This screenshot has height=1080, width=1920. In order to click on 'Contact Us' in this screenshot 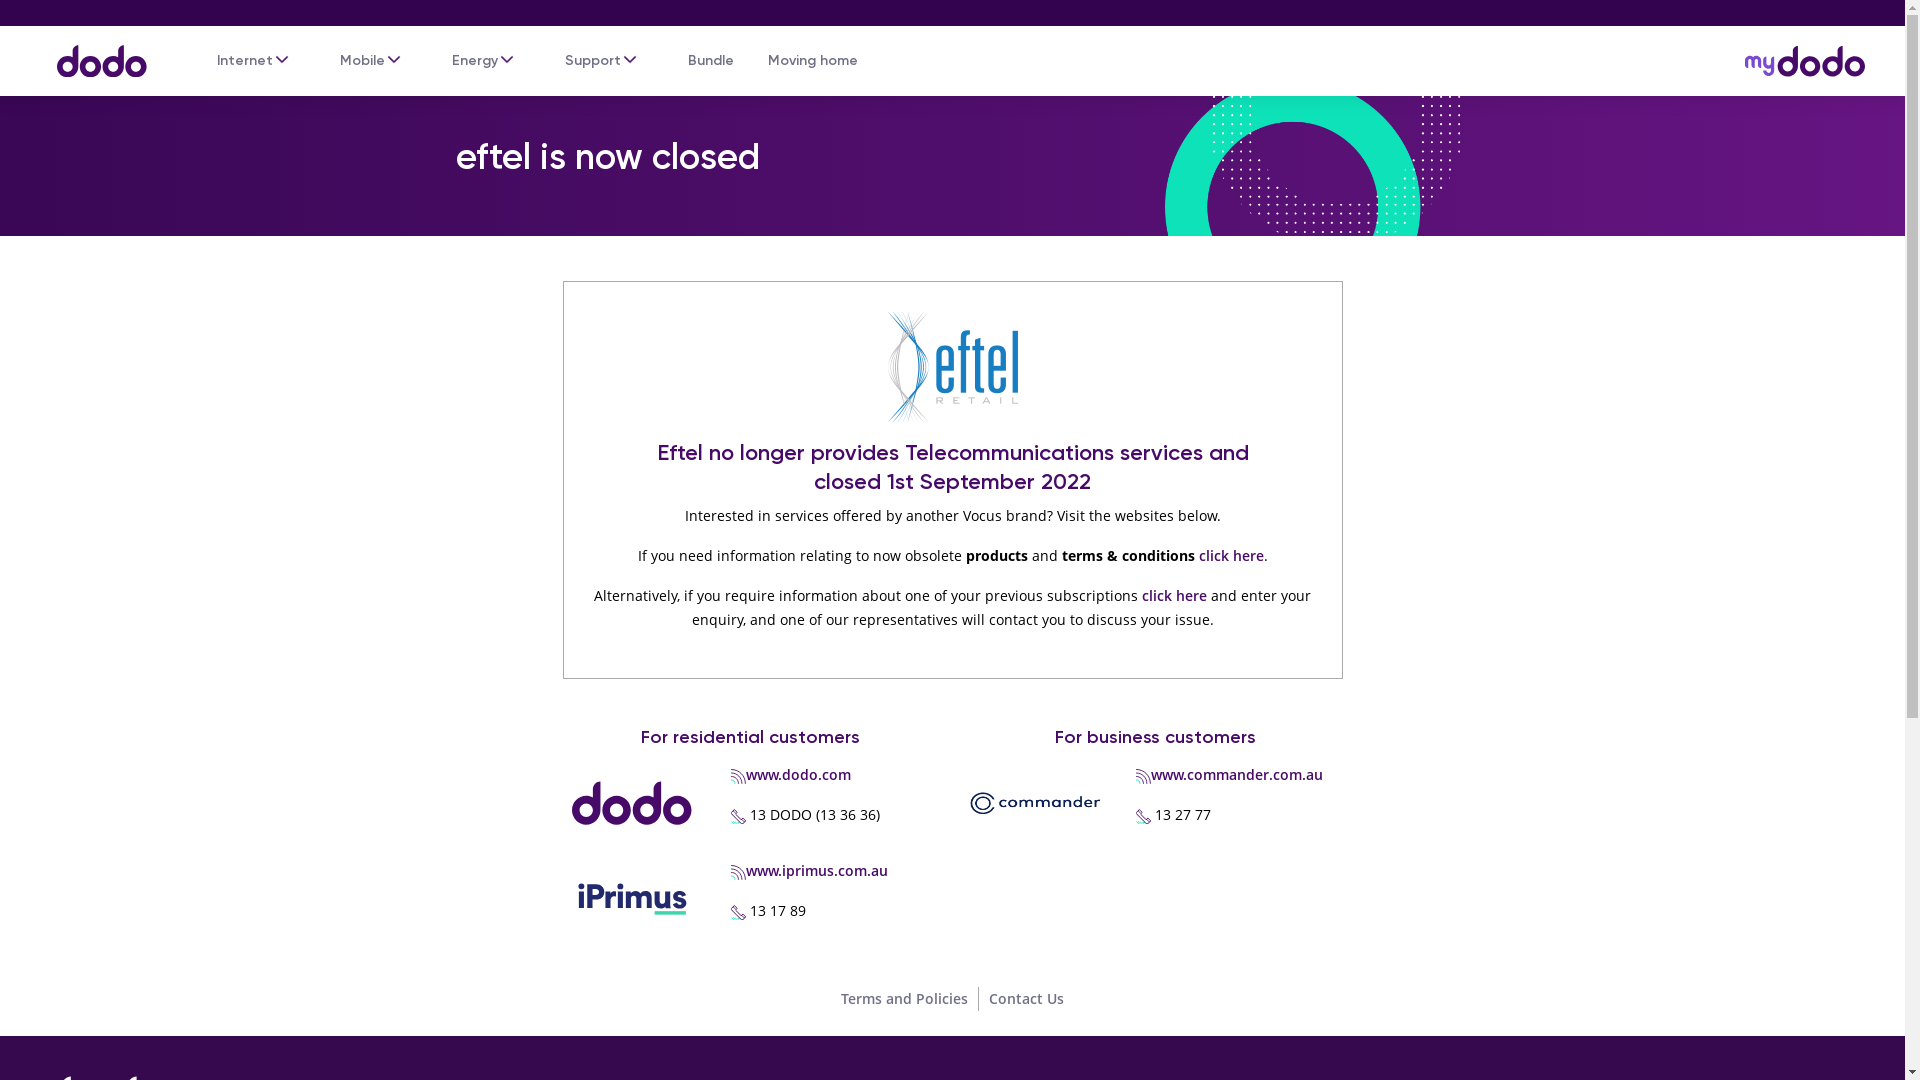, I will do `click(988, 998)`.